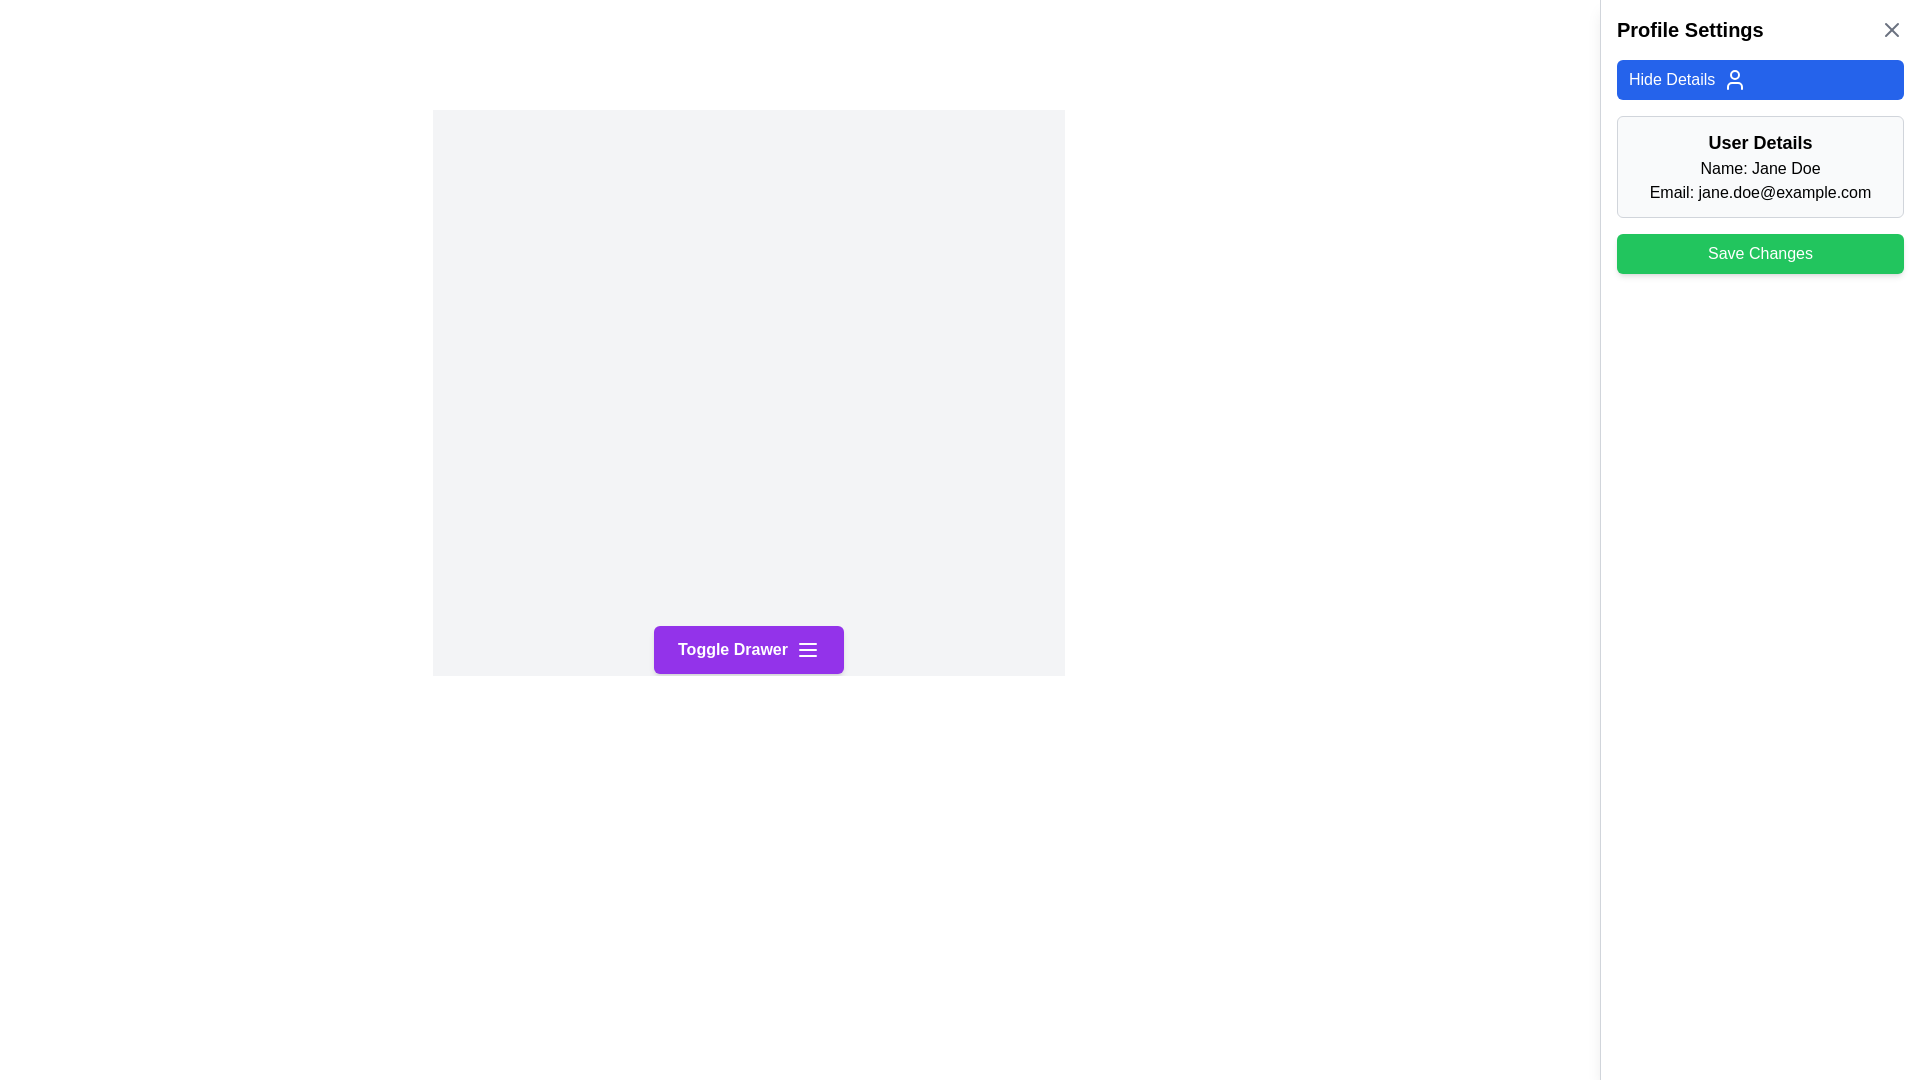  Describe the element at coordinates (1760, 253) in the screenshot. I see `the 'Save Changes' button located at the bottom of the 'Profile Settings' panel, which has a green background and rounded corners` at that location.